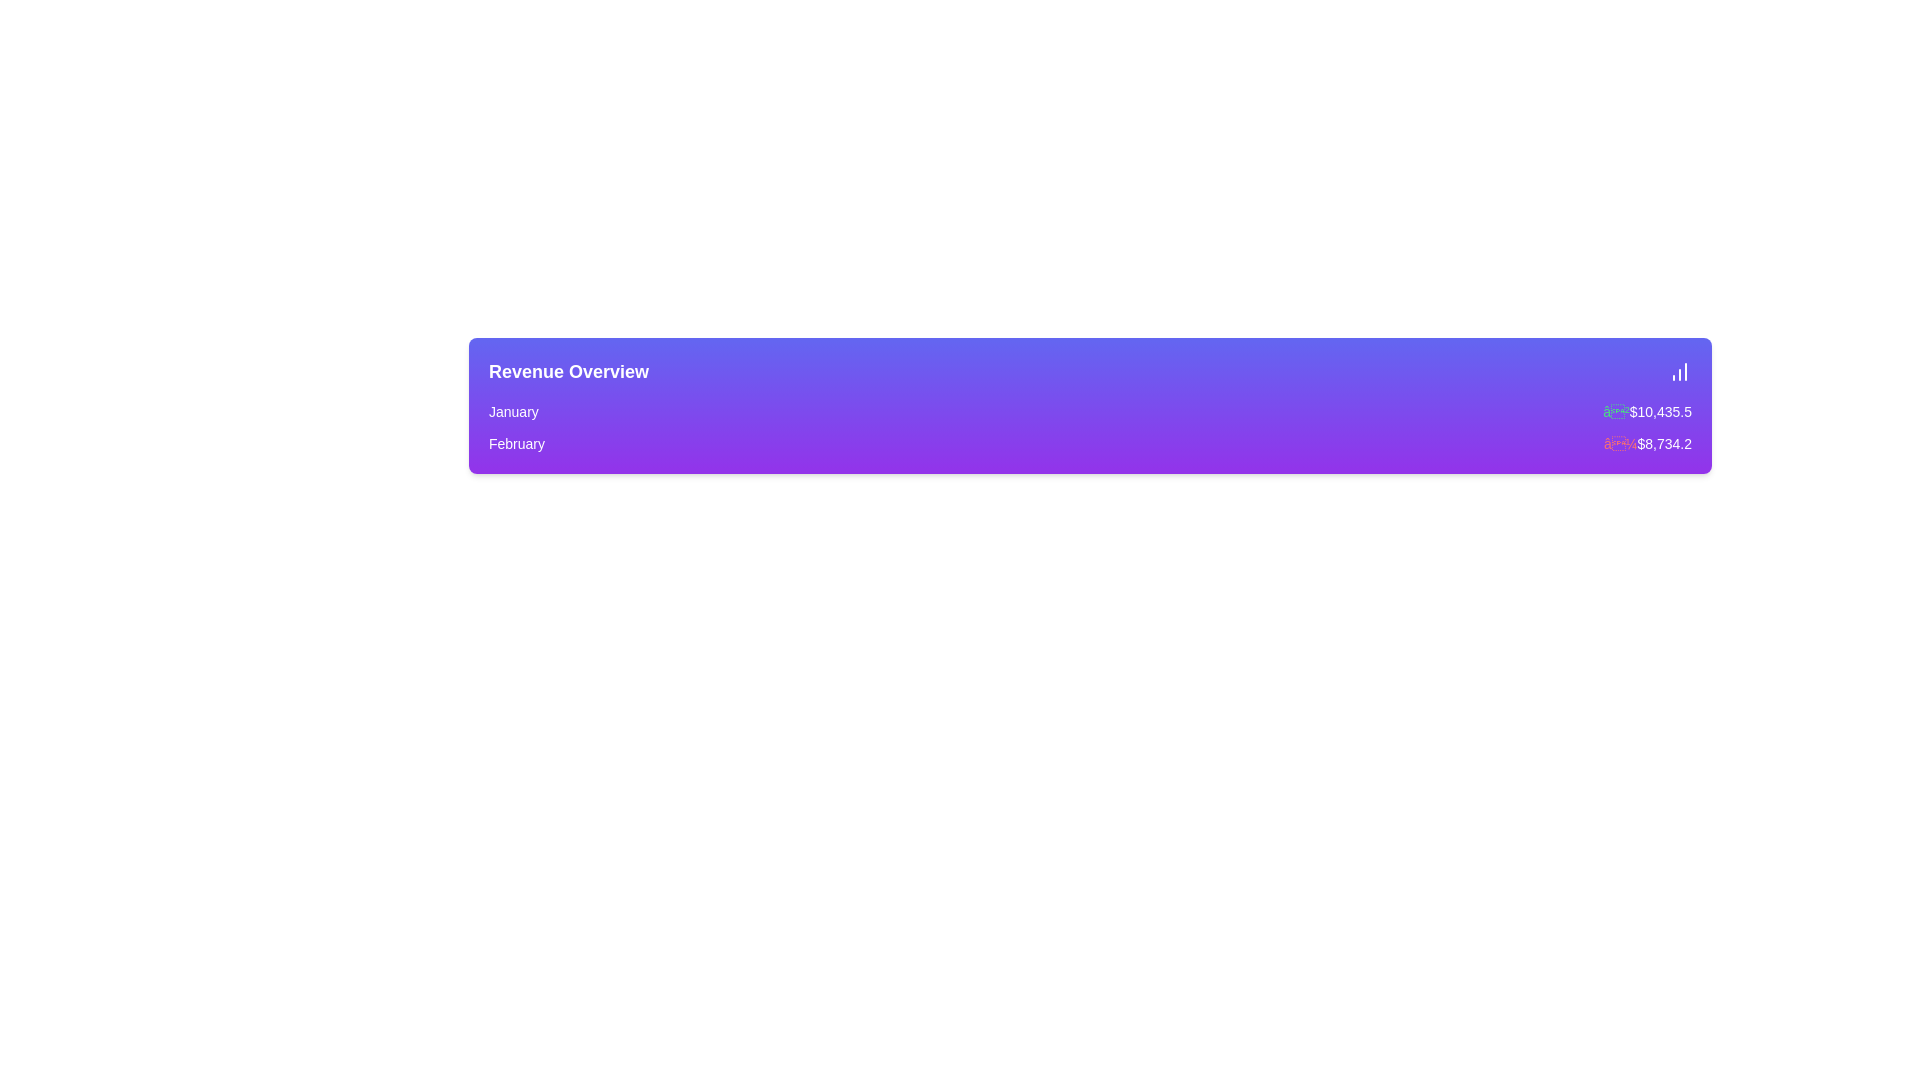 The height and width of the screenshot is (1080, 1920). What do you see at coordinates (517, 442) in the screenshot?
I see `the adjacent elements related to the text label 'February' which is positioned below 'January' and to the left of a red icon or text` at bounding box center [517, 442].